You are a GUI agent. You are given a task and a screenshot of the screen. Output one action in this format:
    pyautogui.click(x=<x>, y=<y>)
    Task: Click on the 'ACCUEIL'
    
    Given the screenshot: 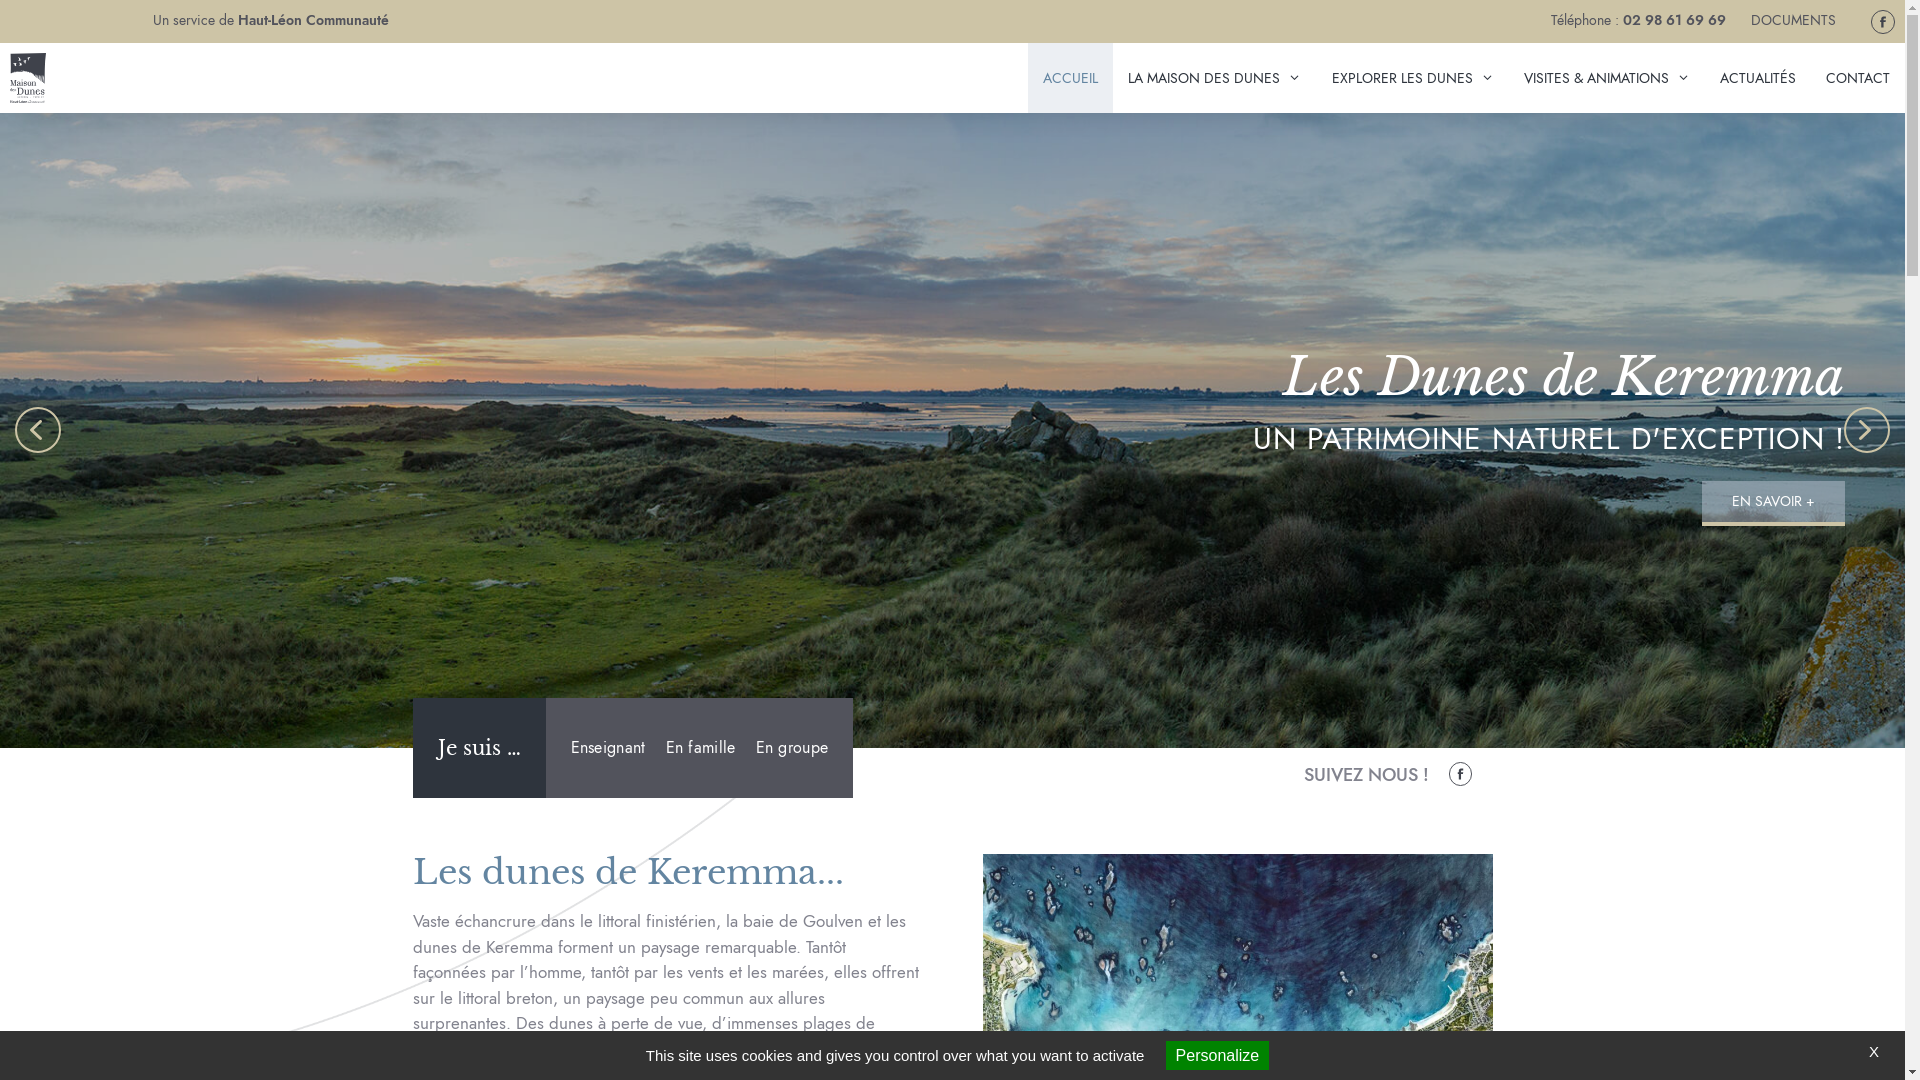 What is the action you would take?
    pyautogui.click(x=1027, y=76)
    